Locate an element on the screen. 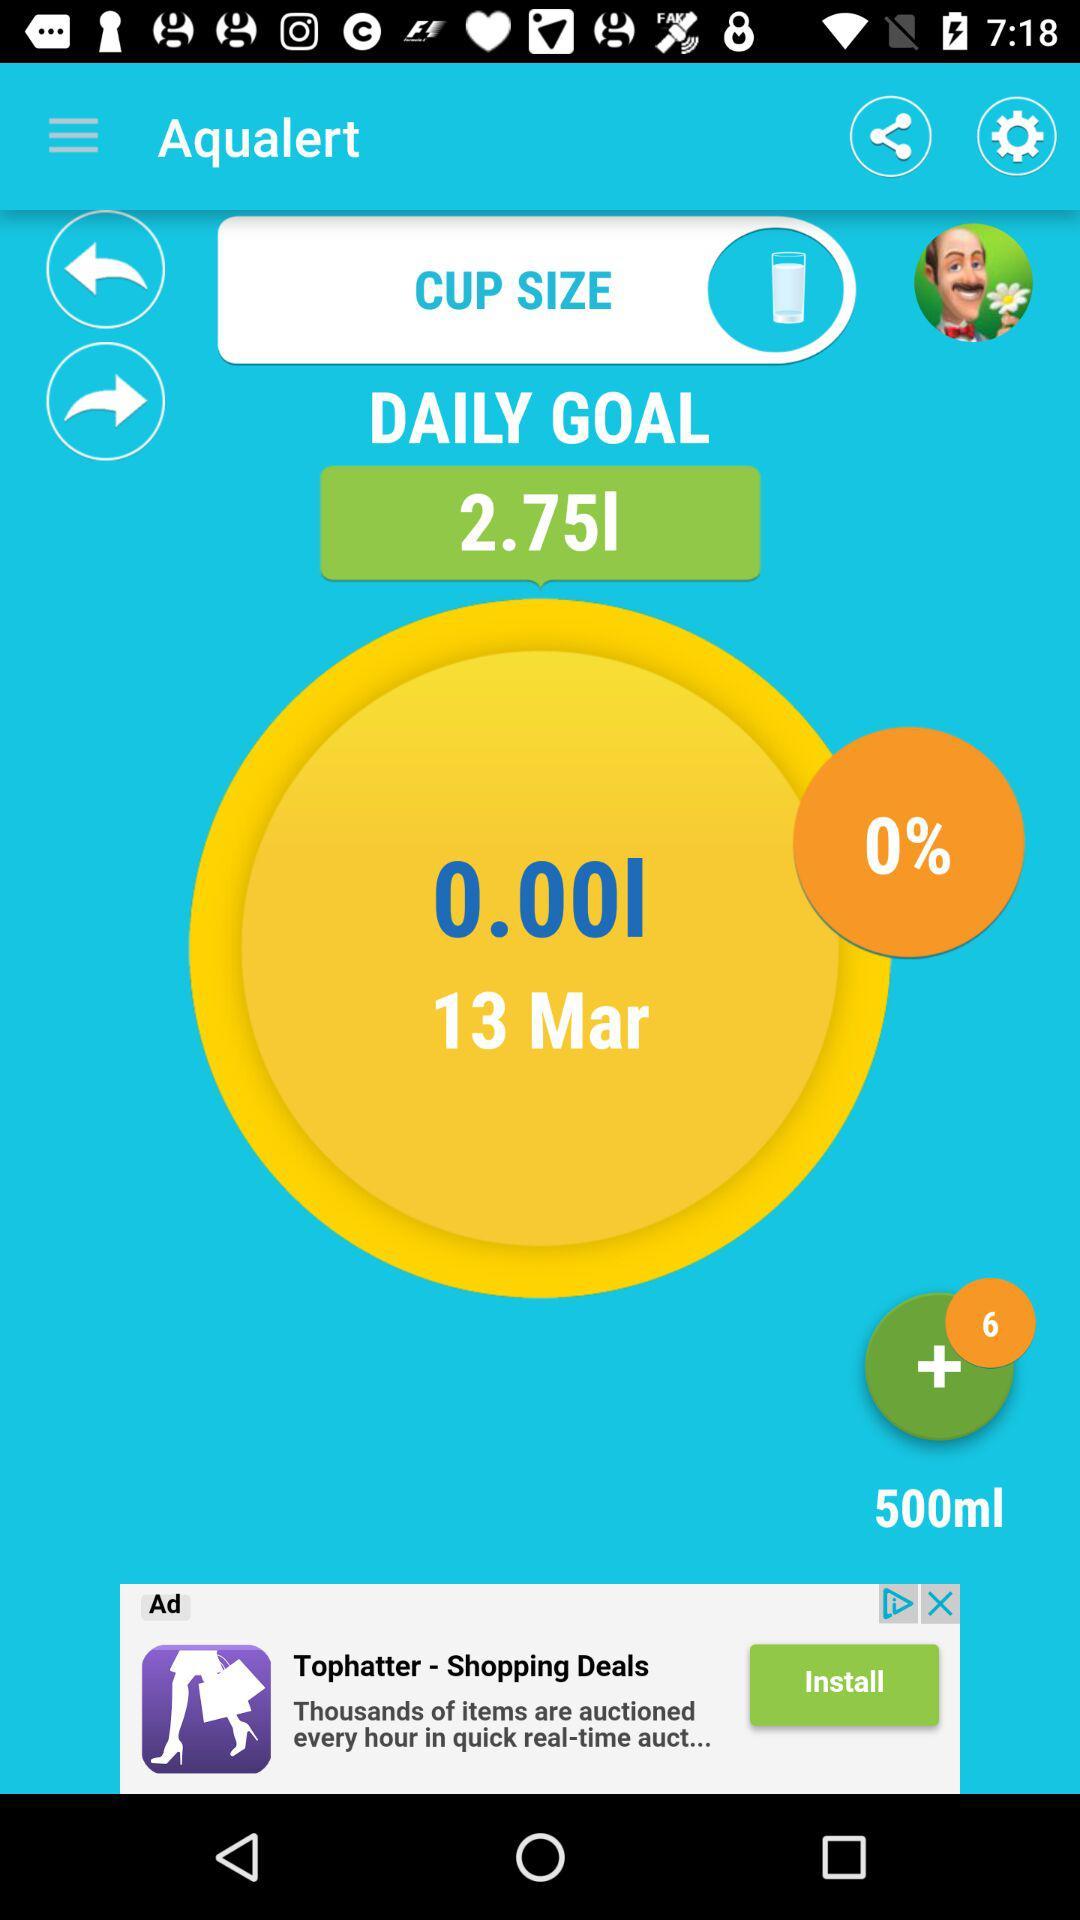  aqualert water intake tracker reminder google fit is located at coordinates (105, 268).